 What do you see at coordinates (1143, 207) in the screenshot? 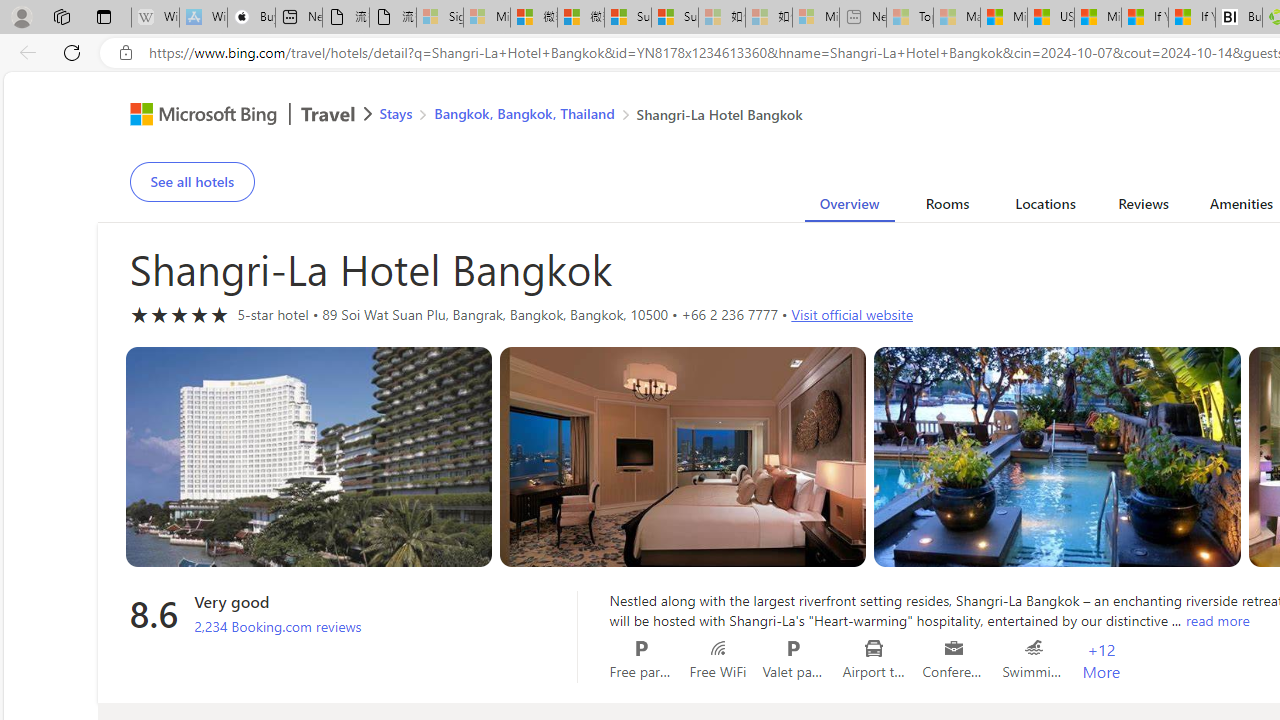
I see `'Reviews'` at bounding box center [1143, 207].